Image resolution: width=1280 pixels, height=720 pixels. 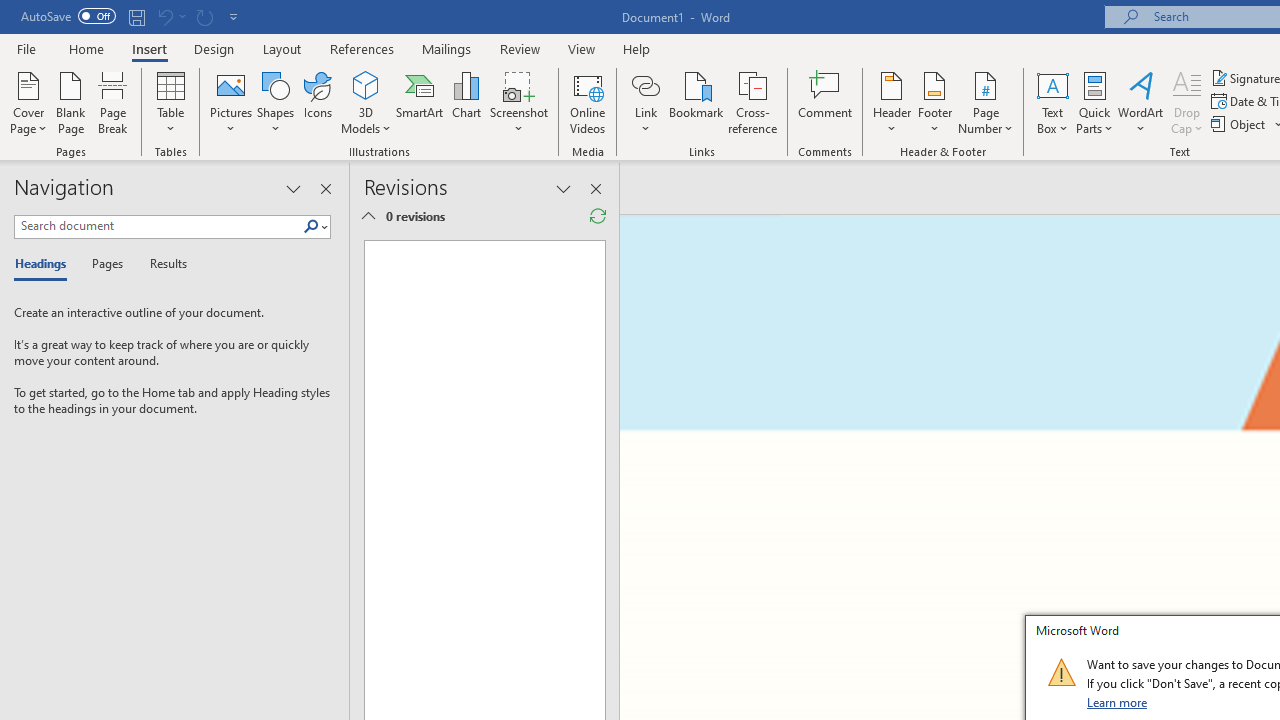 I want to click on 'Footer', so click(x=934, y=103).